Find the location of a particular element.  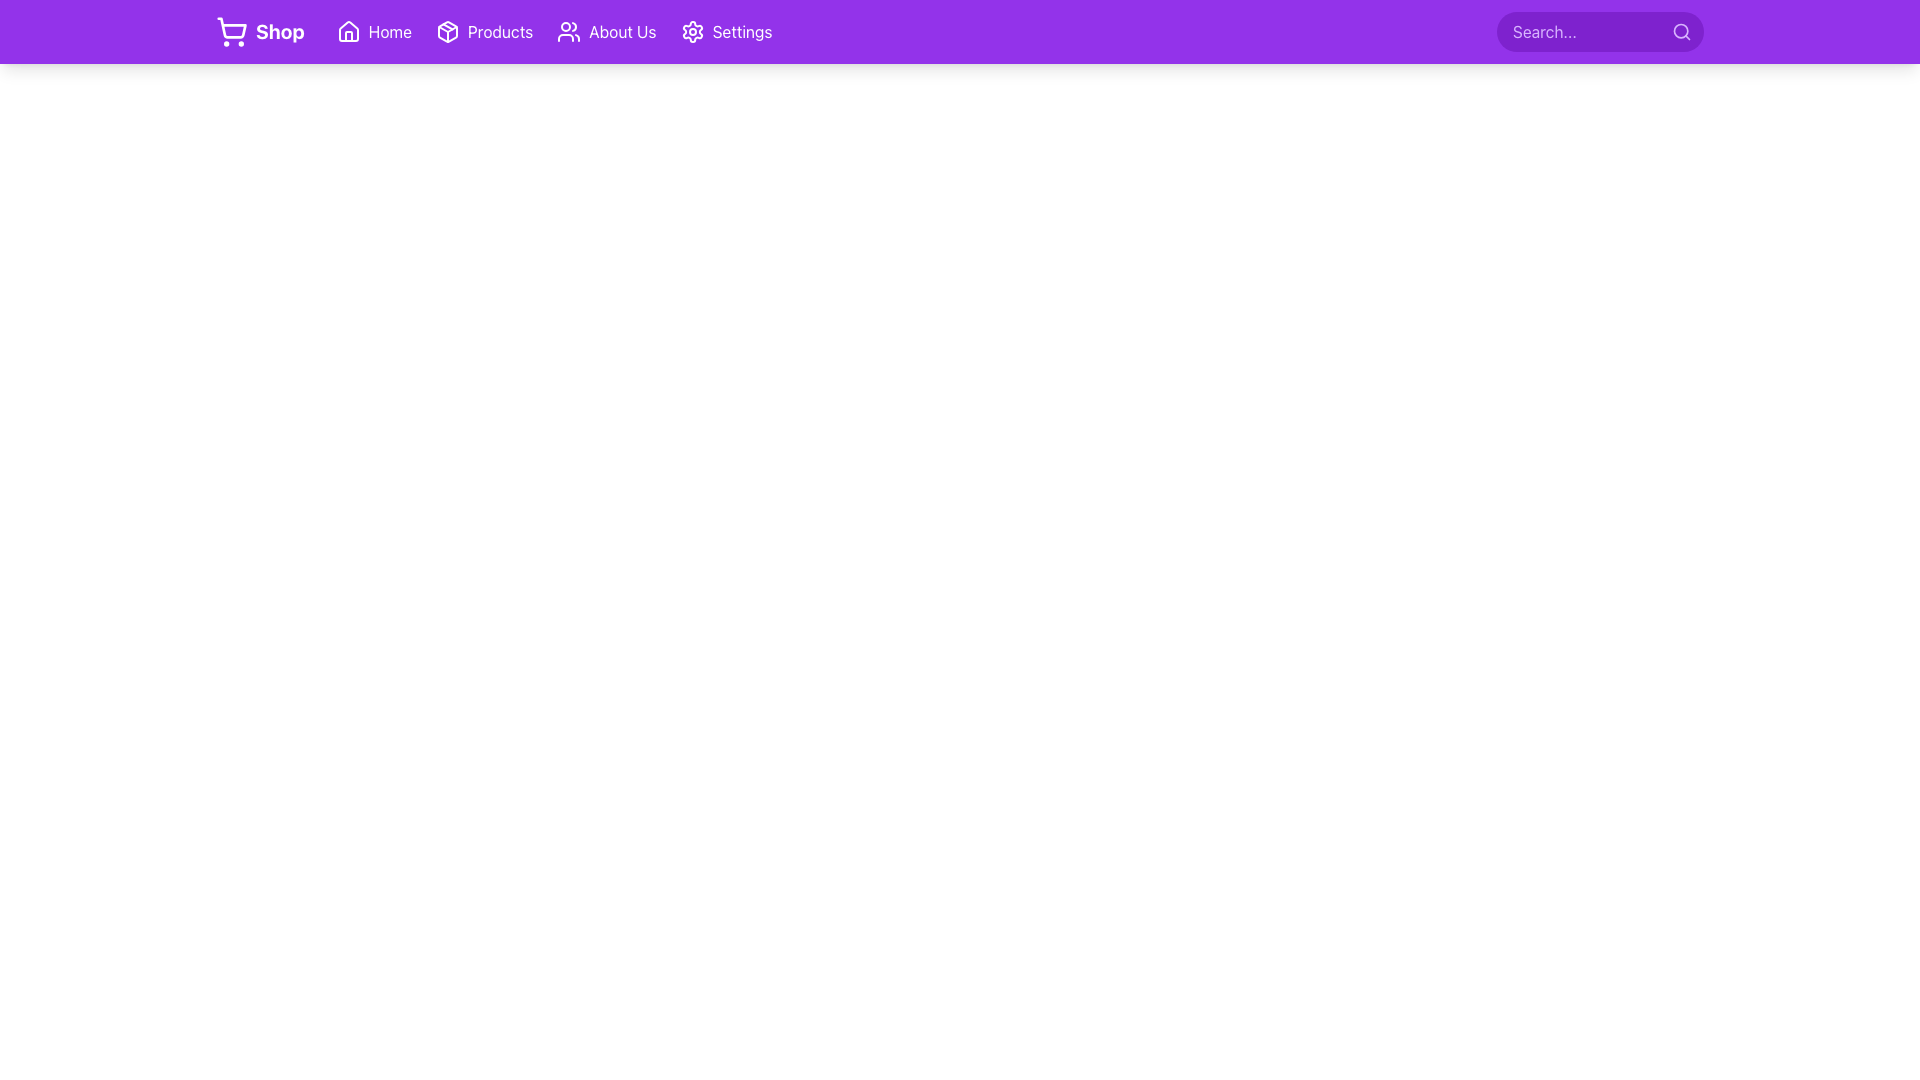

the 'About Us' icon located in the top navigation bar, which visually represents the 'About Us' section and is positioned to the left of the 'About Us' text is located at coordinates (568, 31).